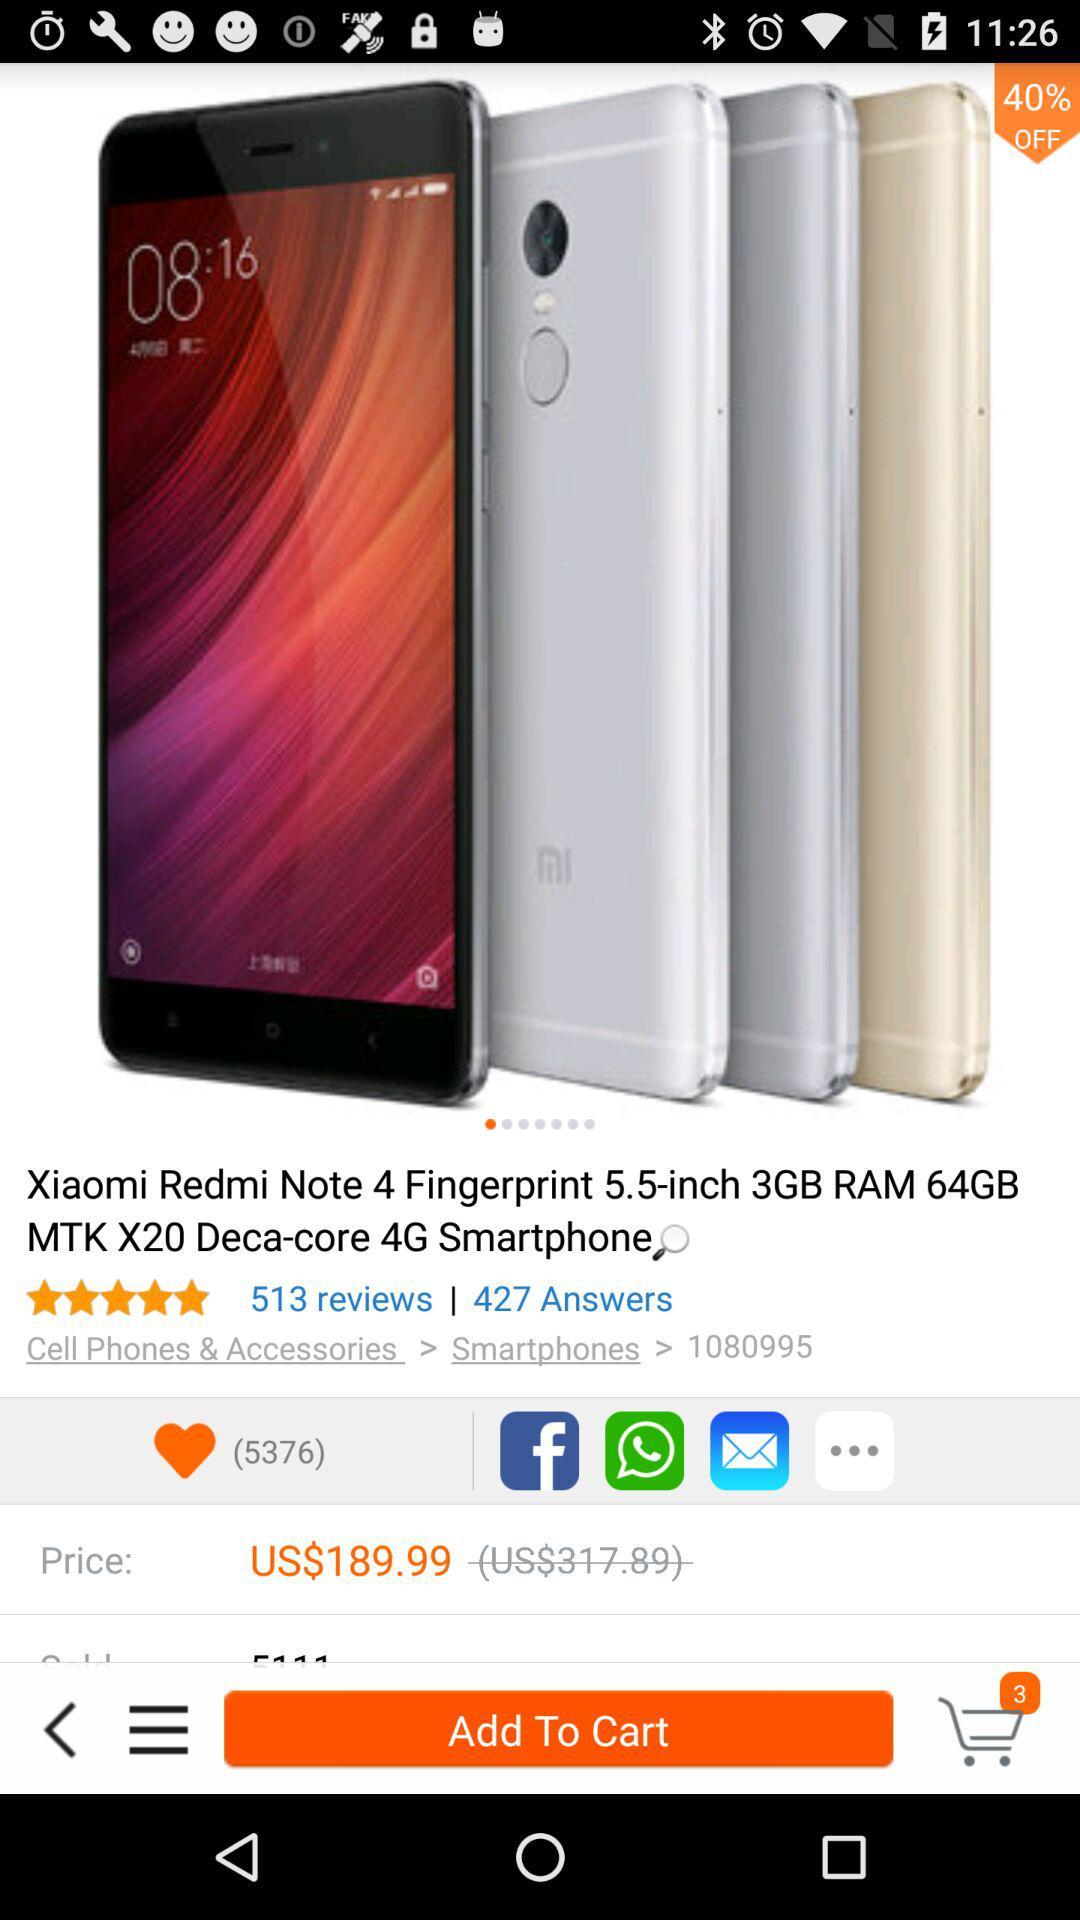 The width and height of the screenshot is (1080, 1920). Describe the element at coordinates (644, 1450) in the screenshot. I see `press to contact` at that location.